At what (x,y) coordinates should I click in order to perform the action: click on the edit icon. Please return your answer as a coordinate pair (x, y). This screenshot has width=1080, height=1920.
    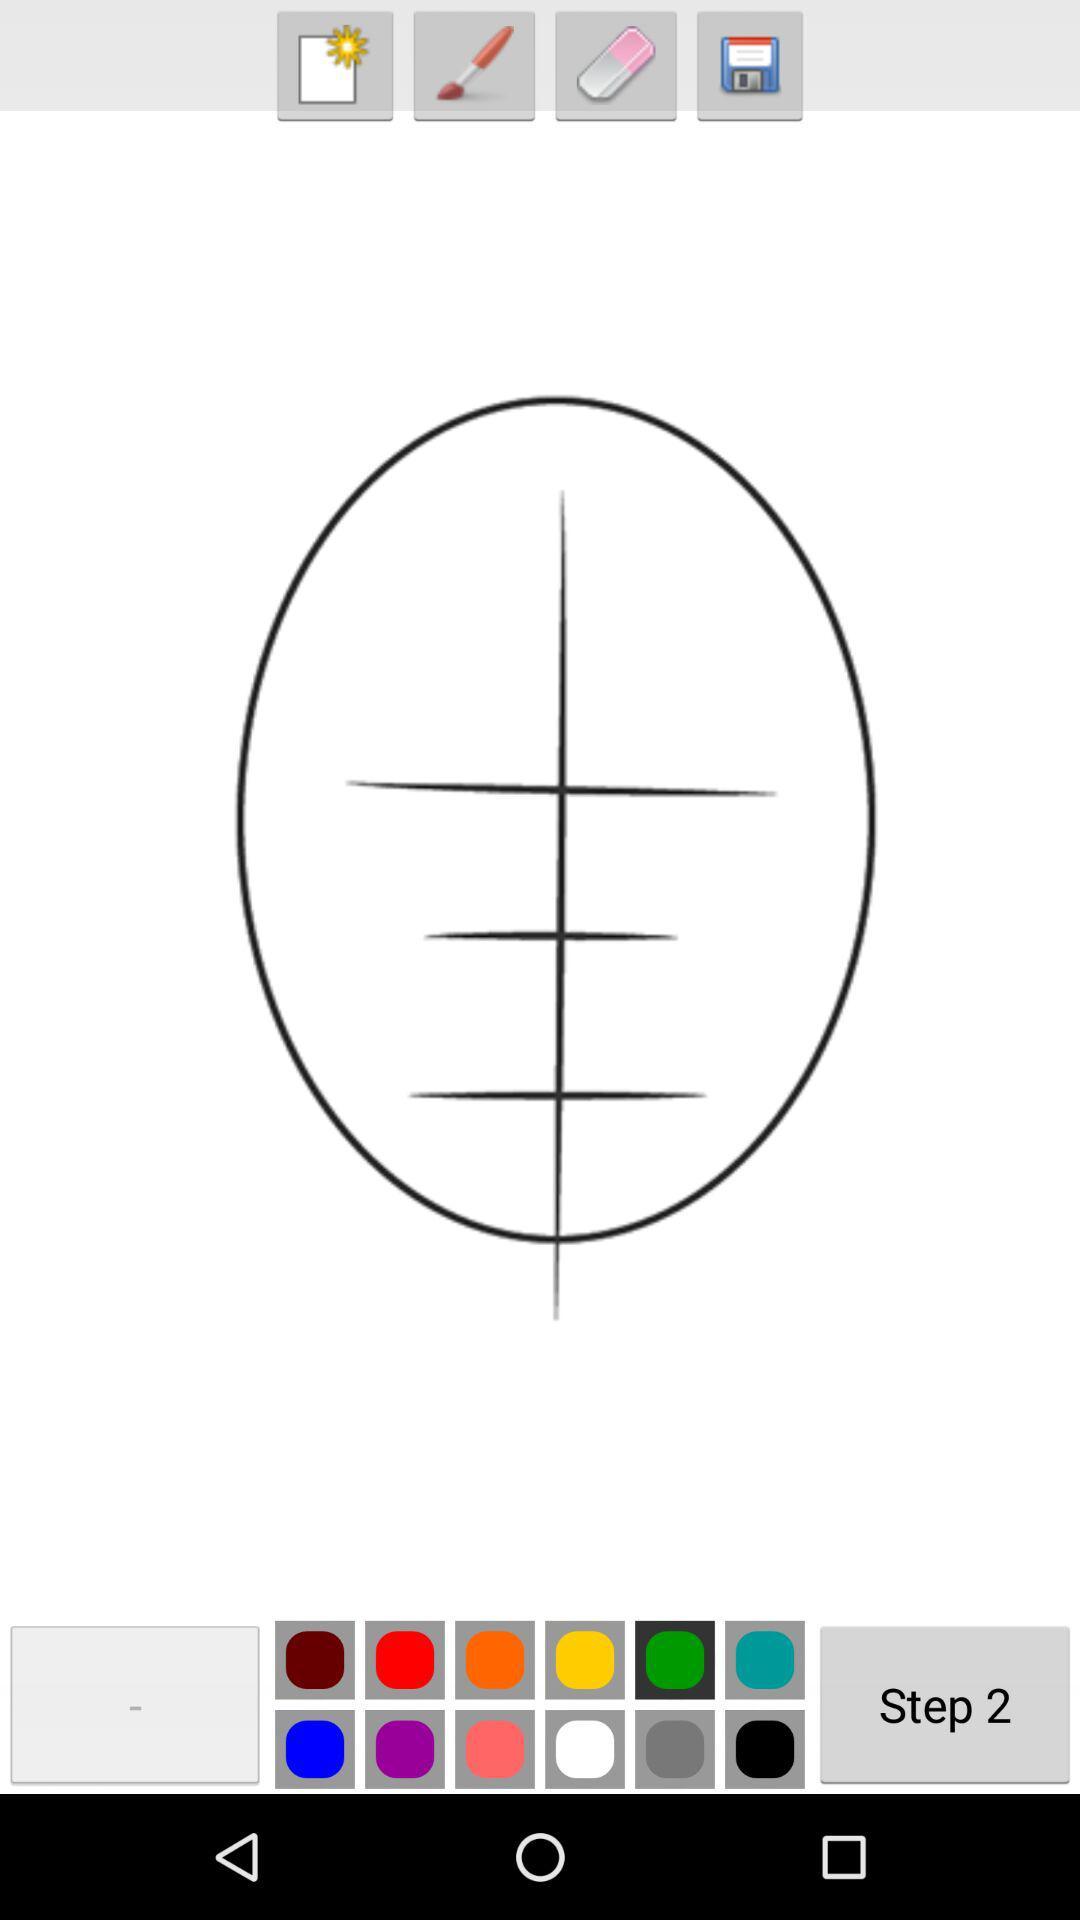
    Looking at the image, I should click on (474, 70).